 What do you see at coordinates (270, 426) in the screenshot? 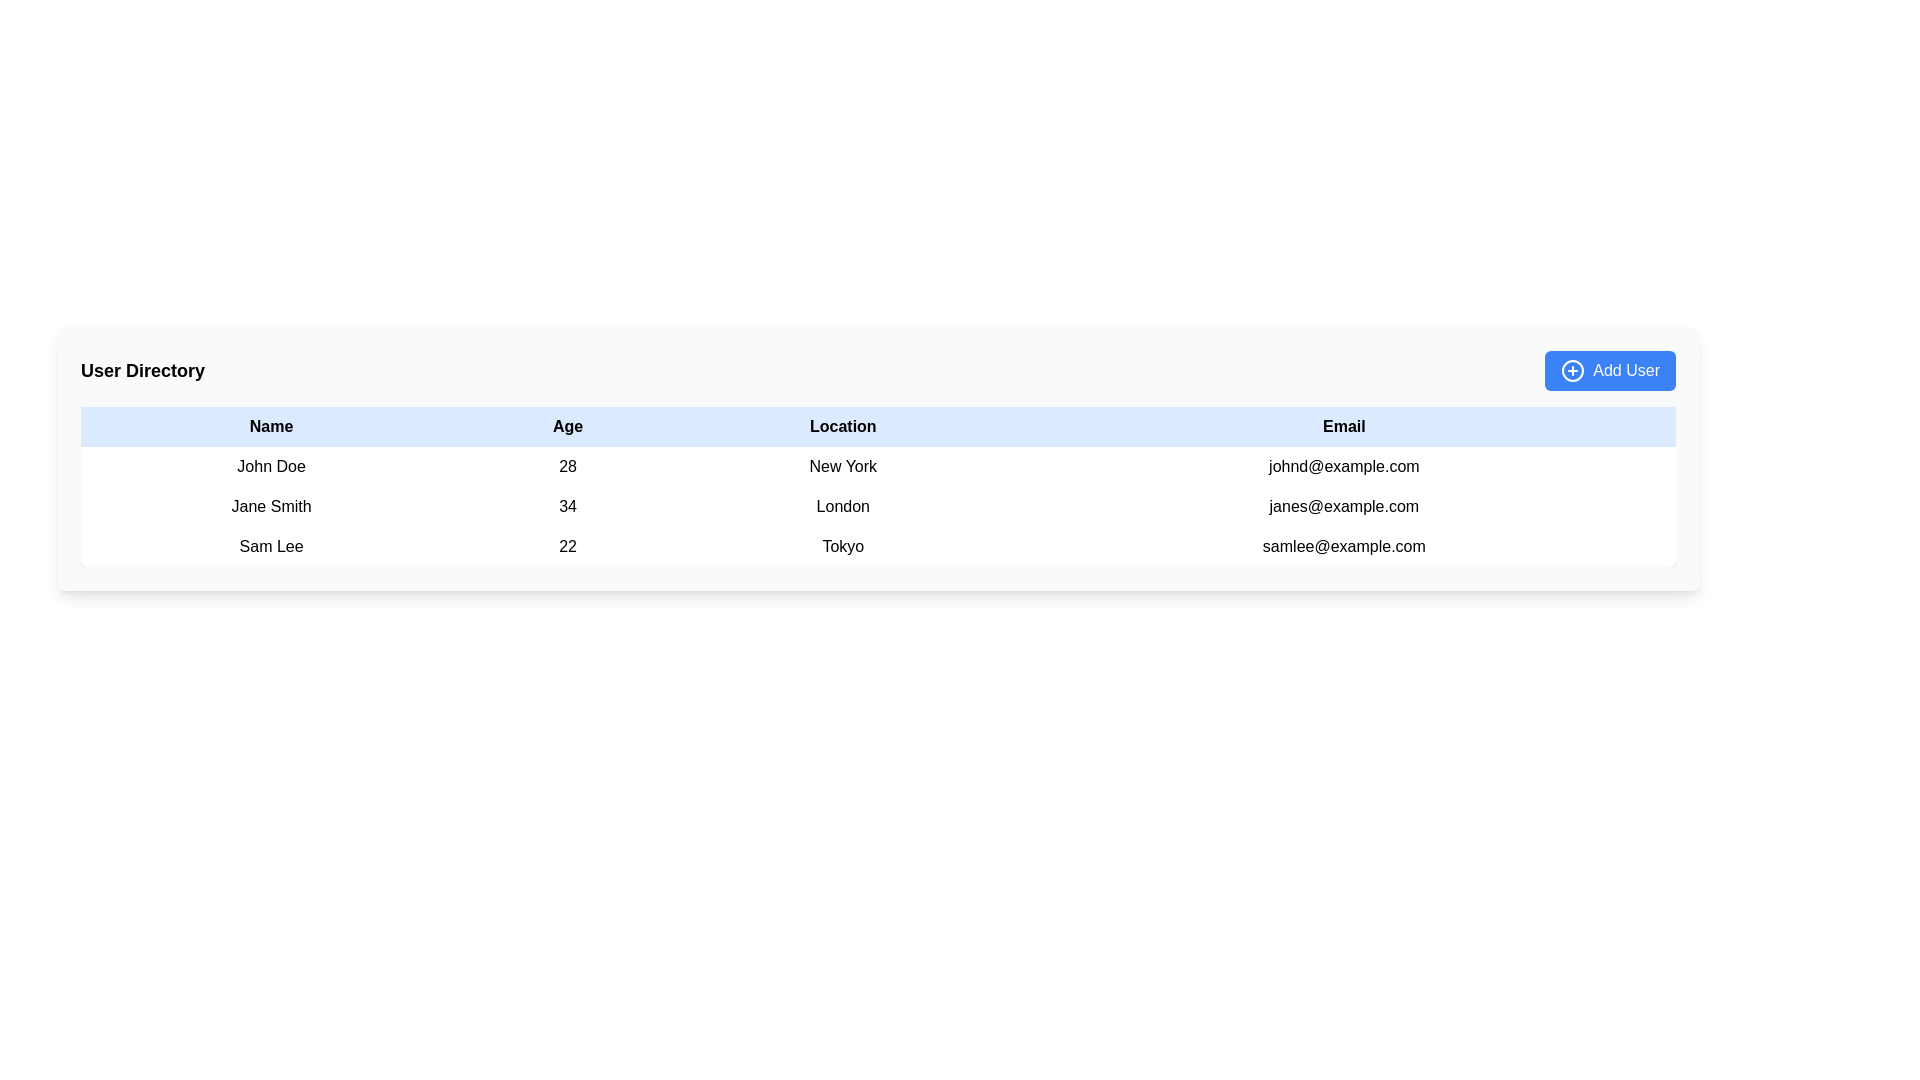
I see `the 'Name' column header in the table, which serves to label and organize data rows related to names` at bounding box center [270, 426].